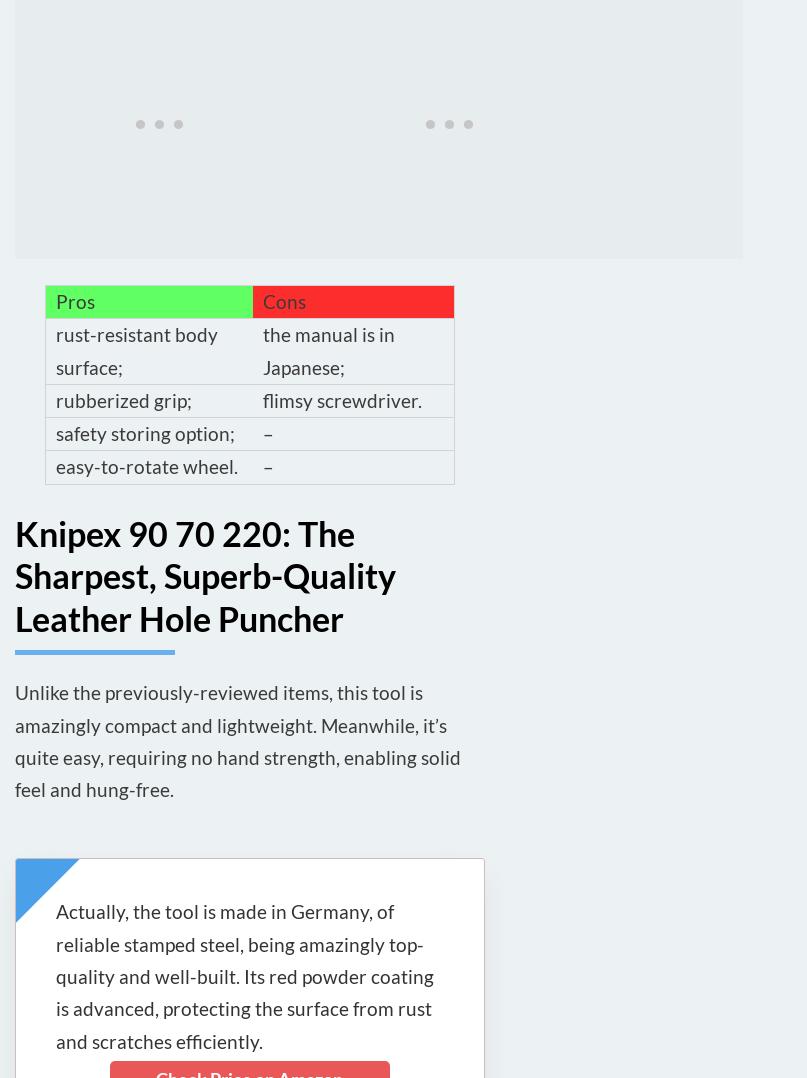  I want to click on 'Actually, the tool is made in Germany, of reliable stamped steel, being amazingly top-quality and well-built. Its red powder coating is advanced, protecting the surface from rust and scratches efficiently.', so click(244, 976).